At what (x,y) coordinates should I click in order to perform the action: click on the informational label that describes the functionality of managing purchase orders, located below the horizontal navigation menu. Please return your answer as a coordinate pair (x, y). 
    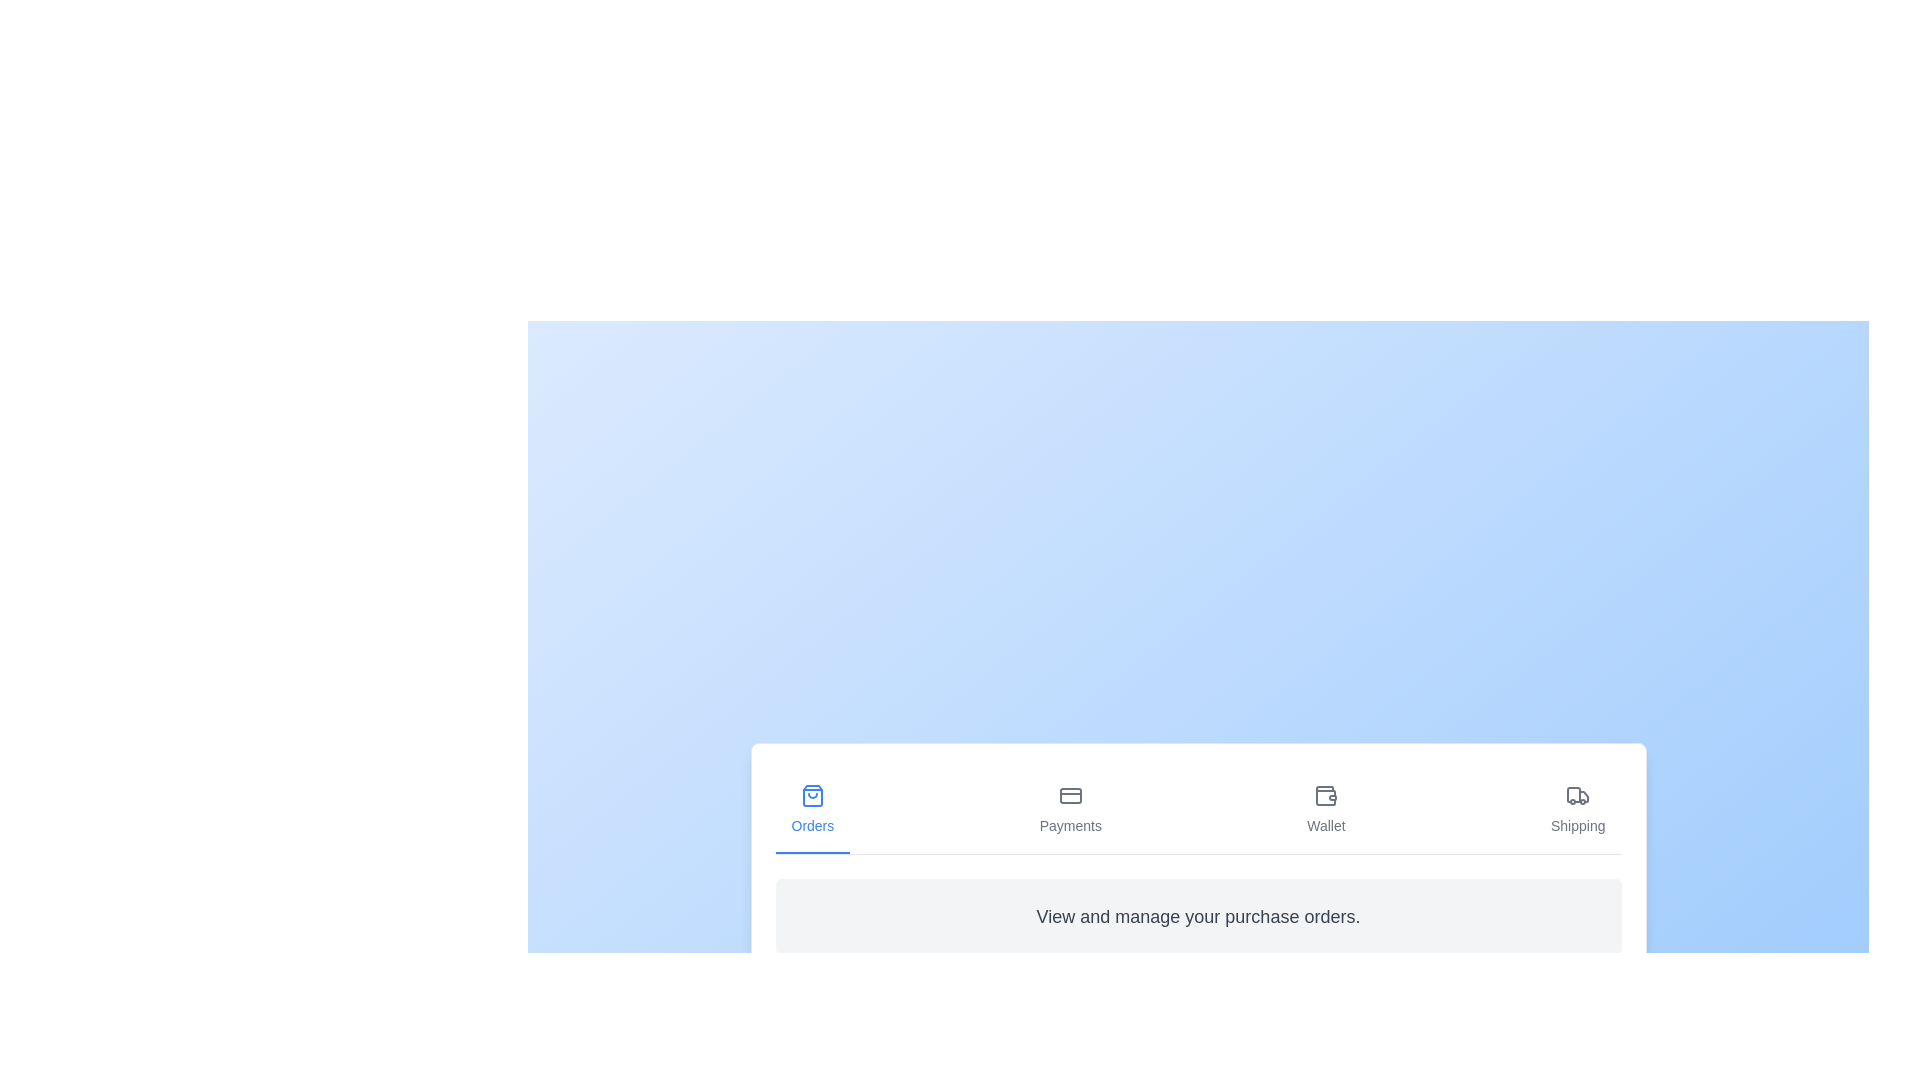
    Looking at the image, I should click on (1198, 916).